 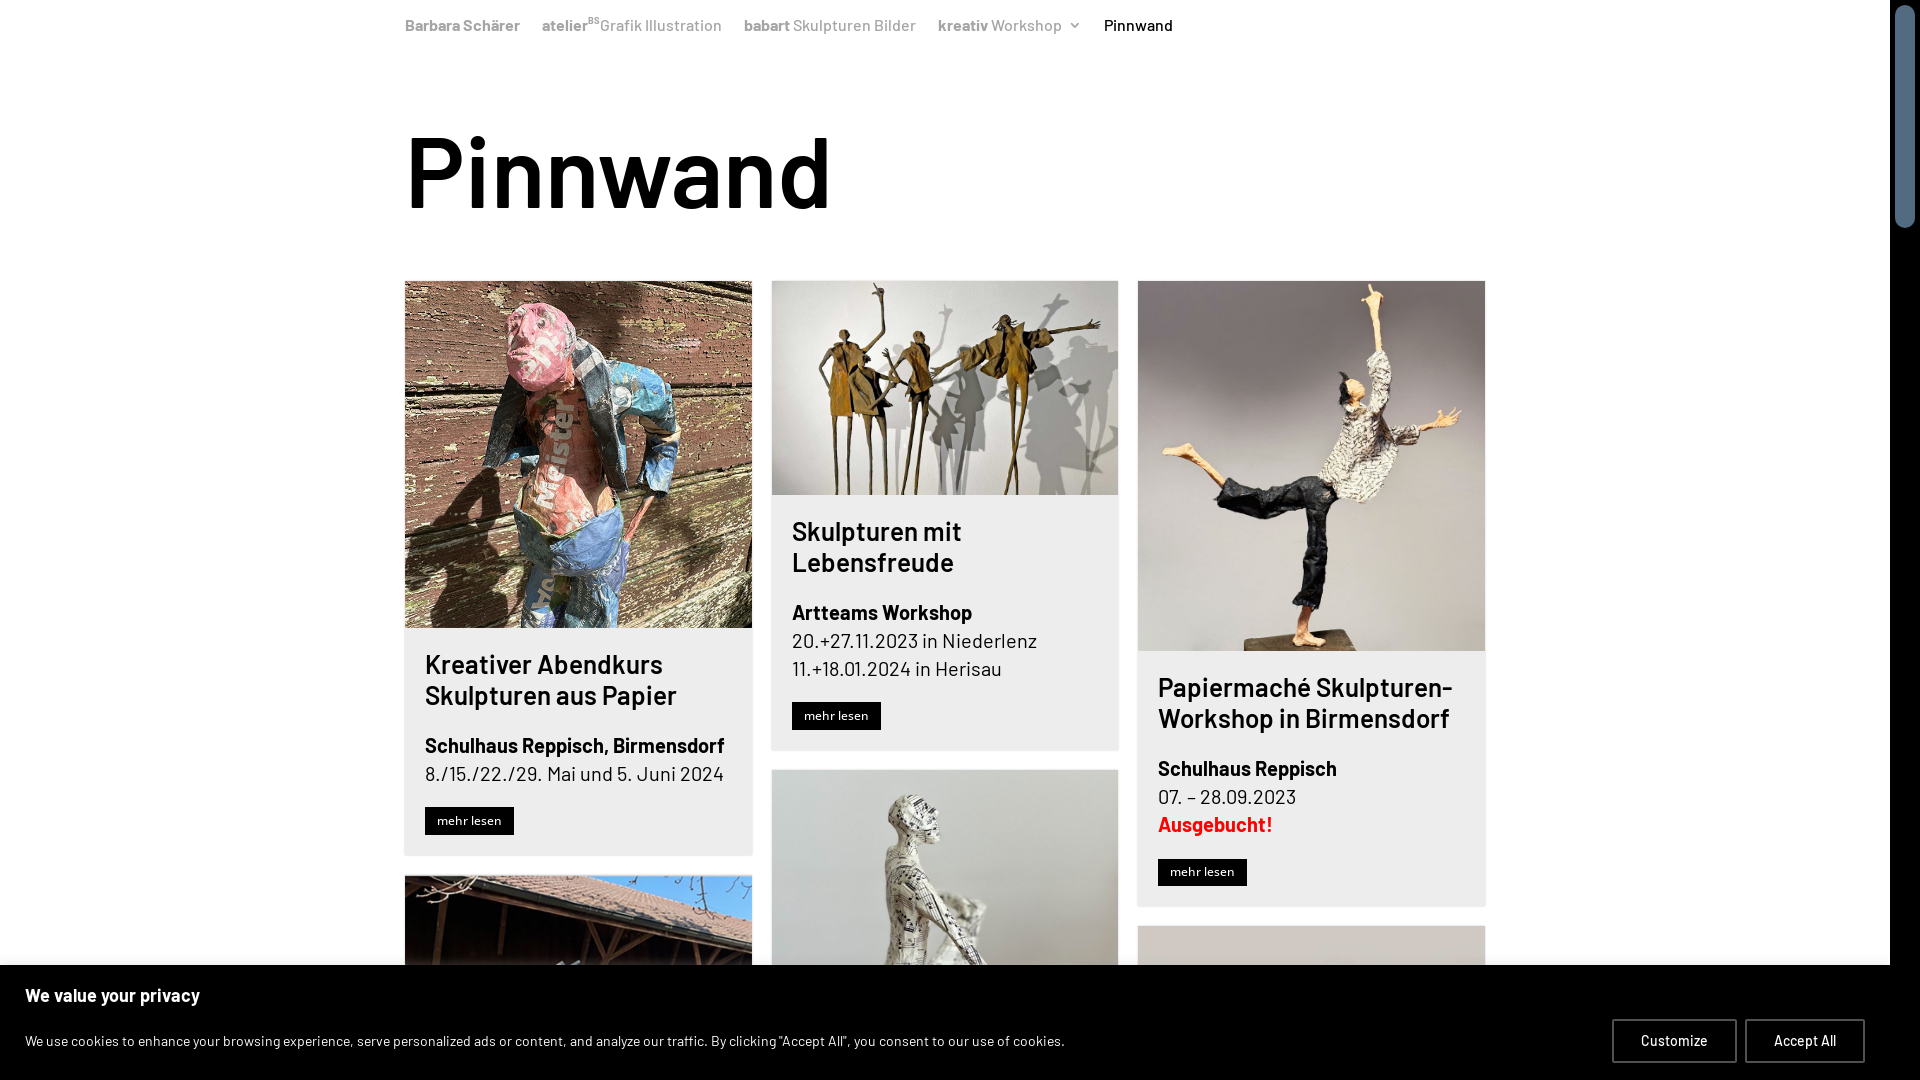 I want to click on 'Kreativer Abendkurs, so click(x=551, y=677).